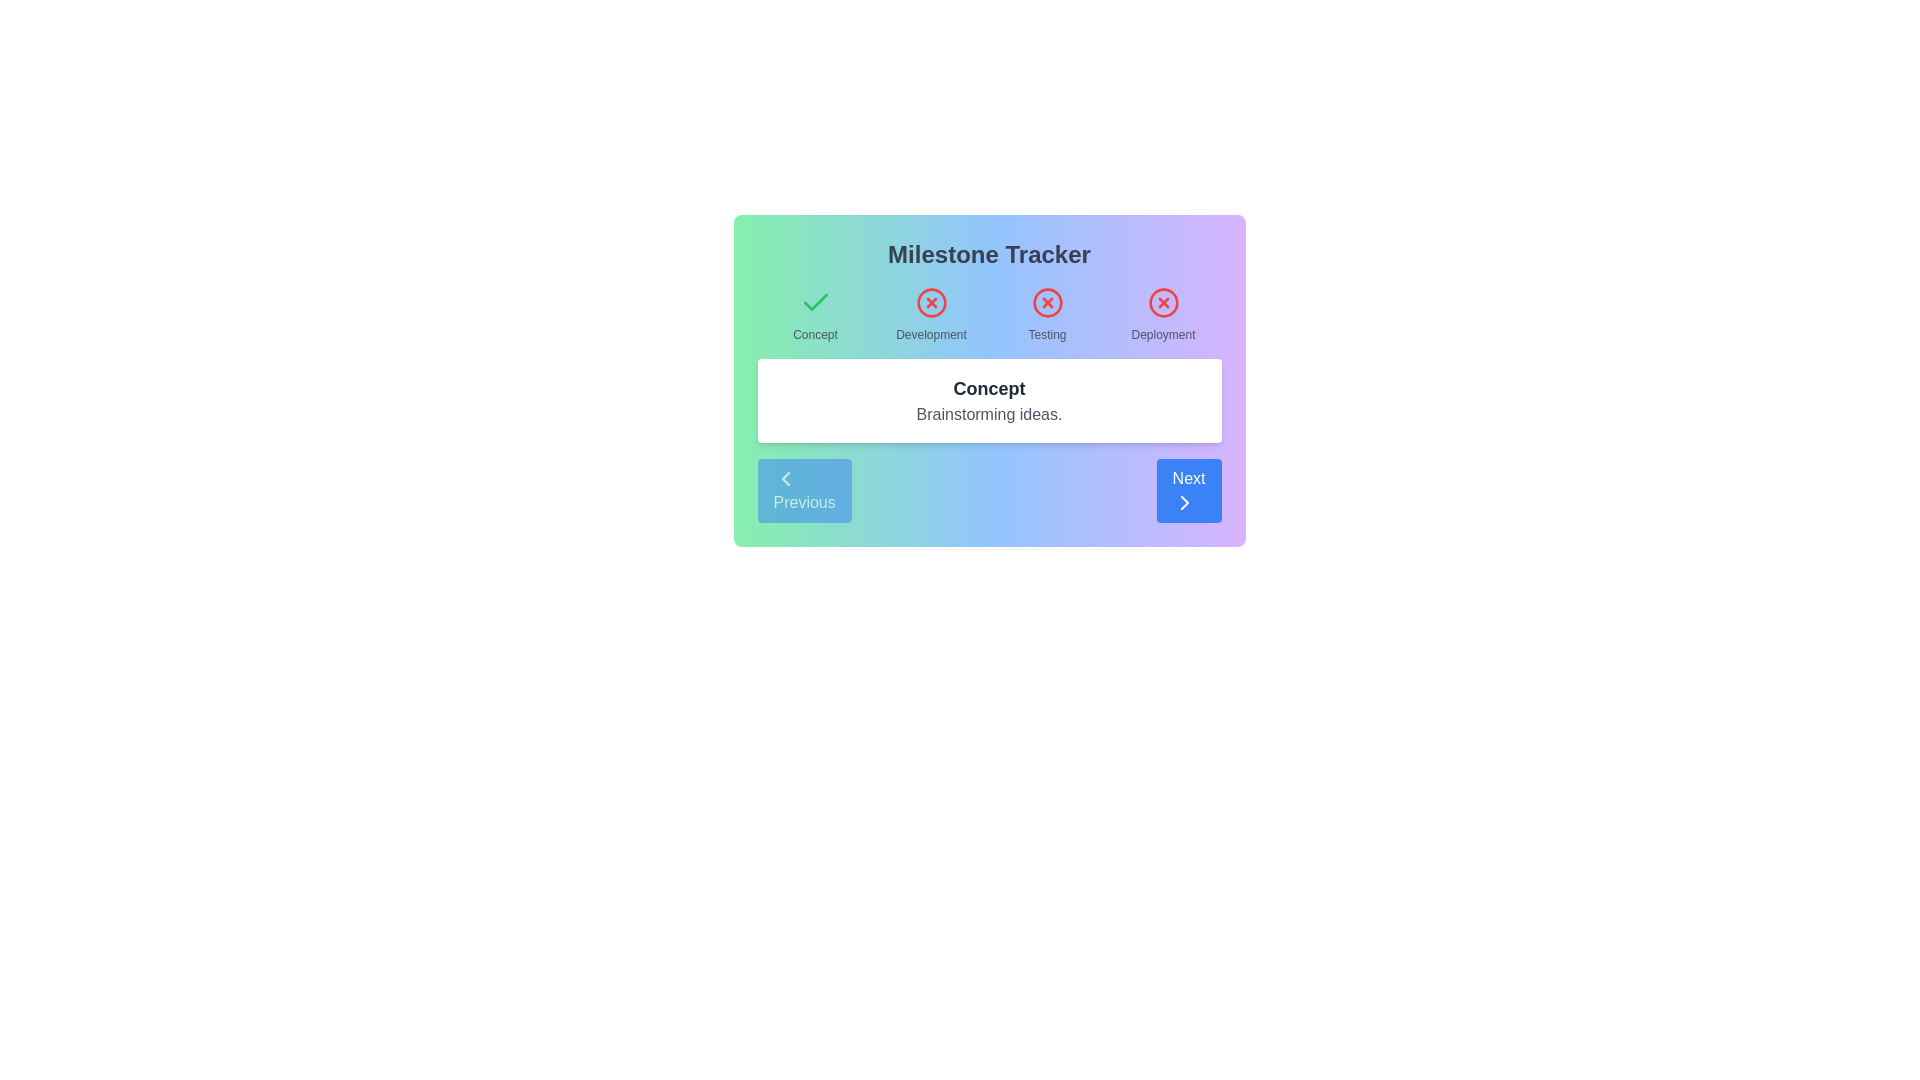  What do you see at coordinates (1046, 303) in the screenshot?
I see `the status of the circular red 'X' icon located centrally in the upper section of the interface within the 'Testing' section of the progress tracker` at bounding box center [1046, 303].